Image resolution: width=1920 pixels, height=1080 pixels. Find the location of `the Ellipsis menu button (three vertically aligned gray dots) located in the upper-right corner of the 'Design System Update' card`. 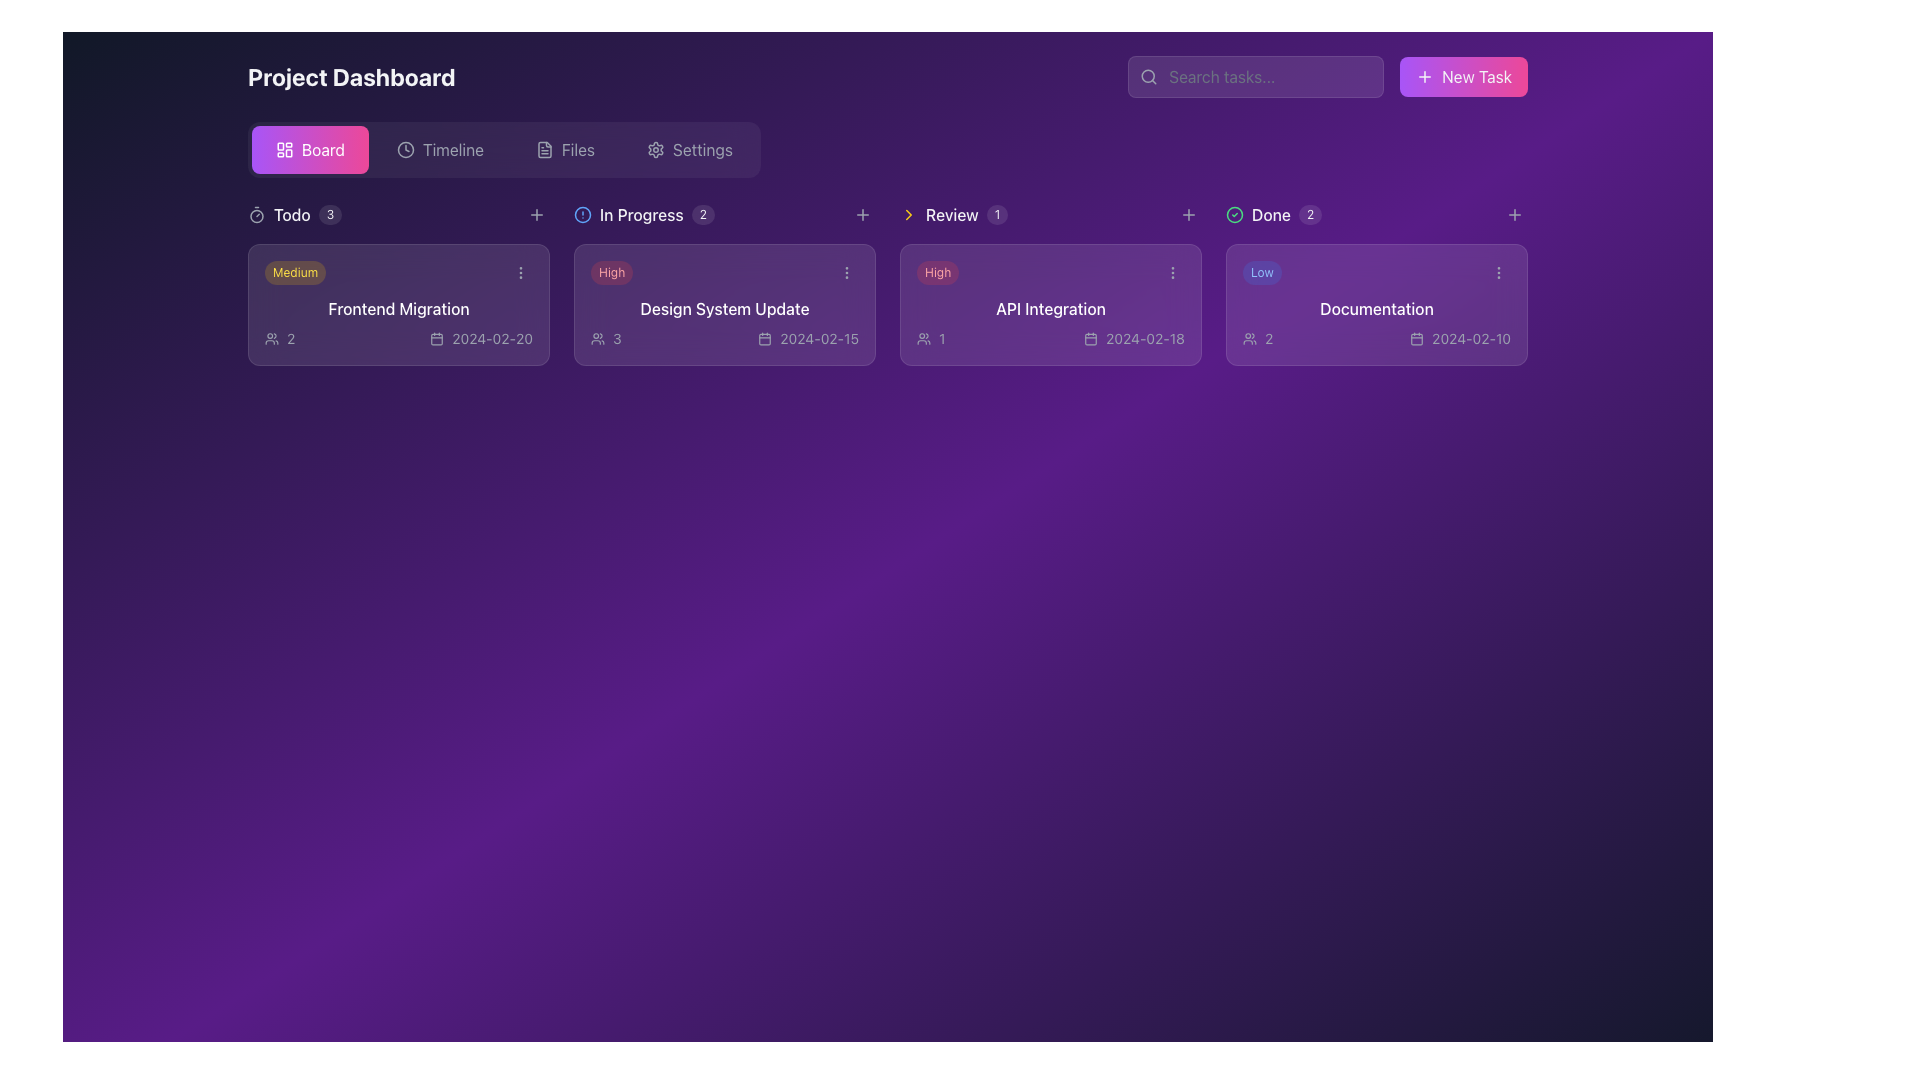

the Ellipsis menu button (three vertically aligned gray dots) located in the upper-right corner of the 'Design System Update' card is located at coordinates (846, 273).